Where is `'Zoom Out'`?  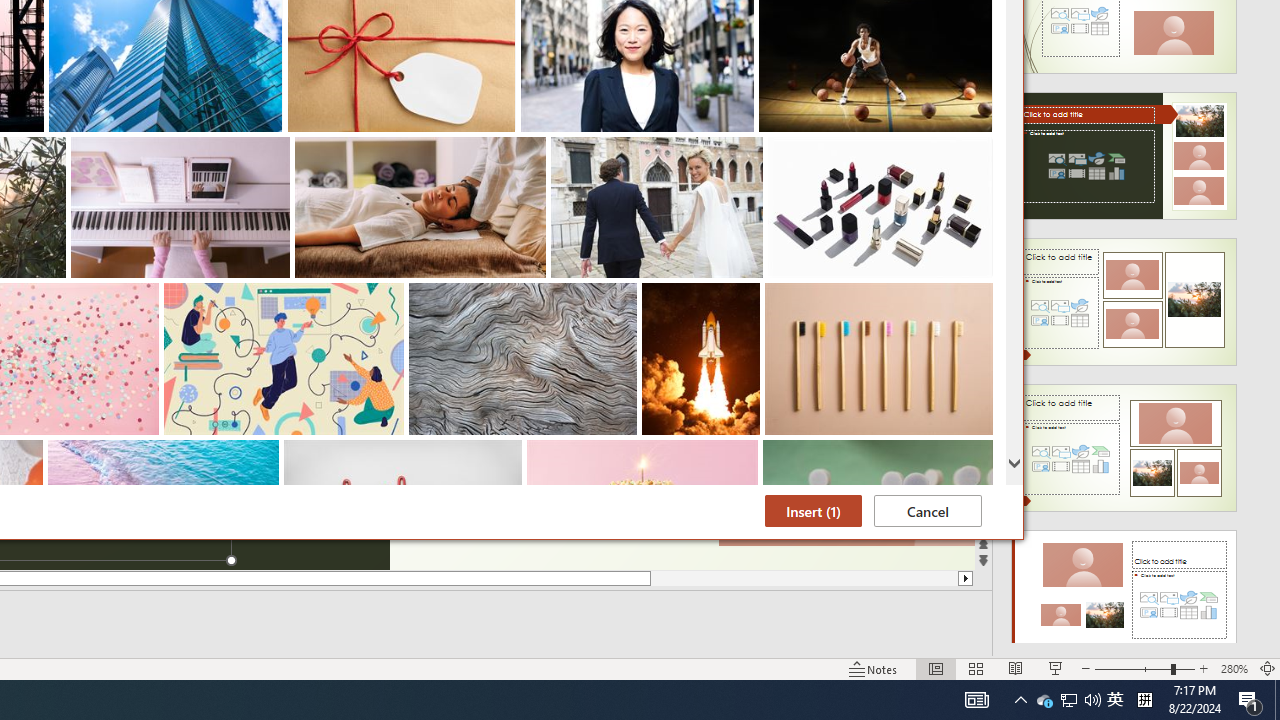
'Zoom Out' is located at coordinates (1092, 698).